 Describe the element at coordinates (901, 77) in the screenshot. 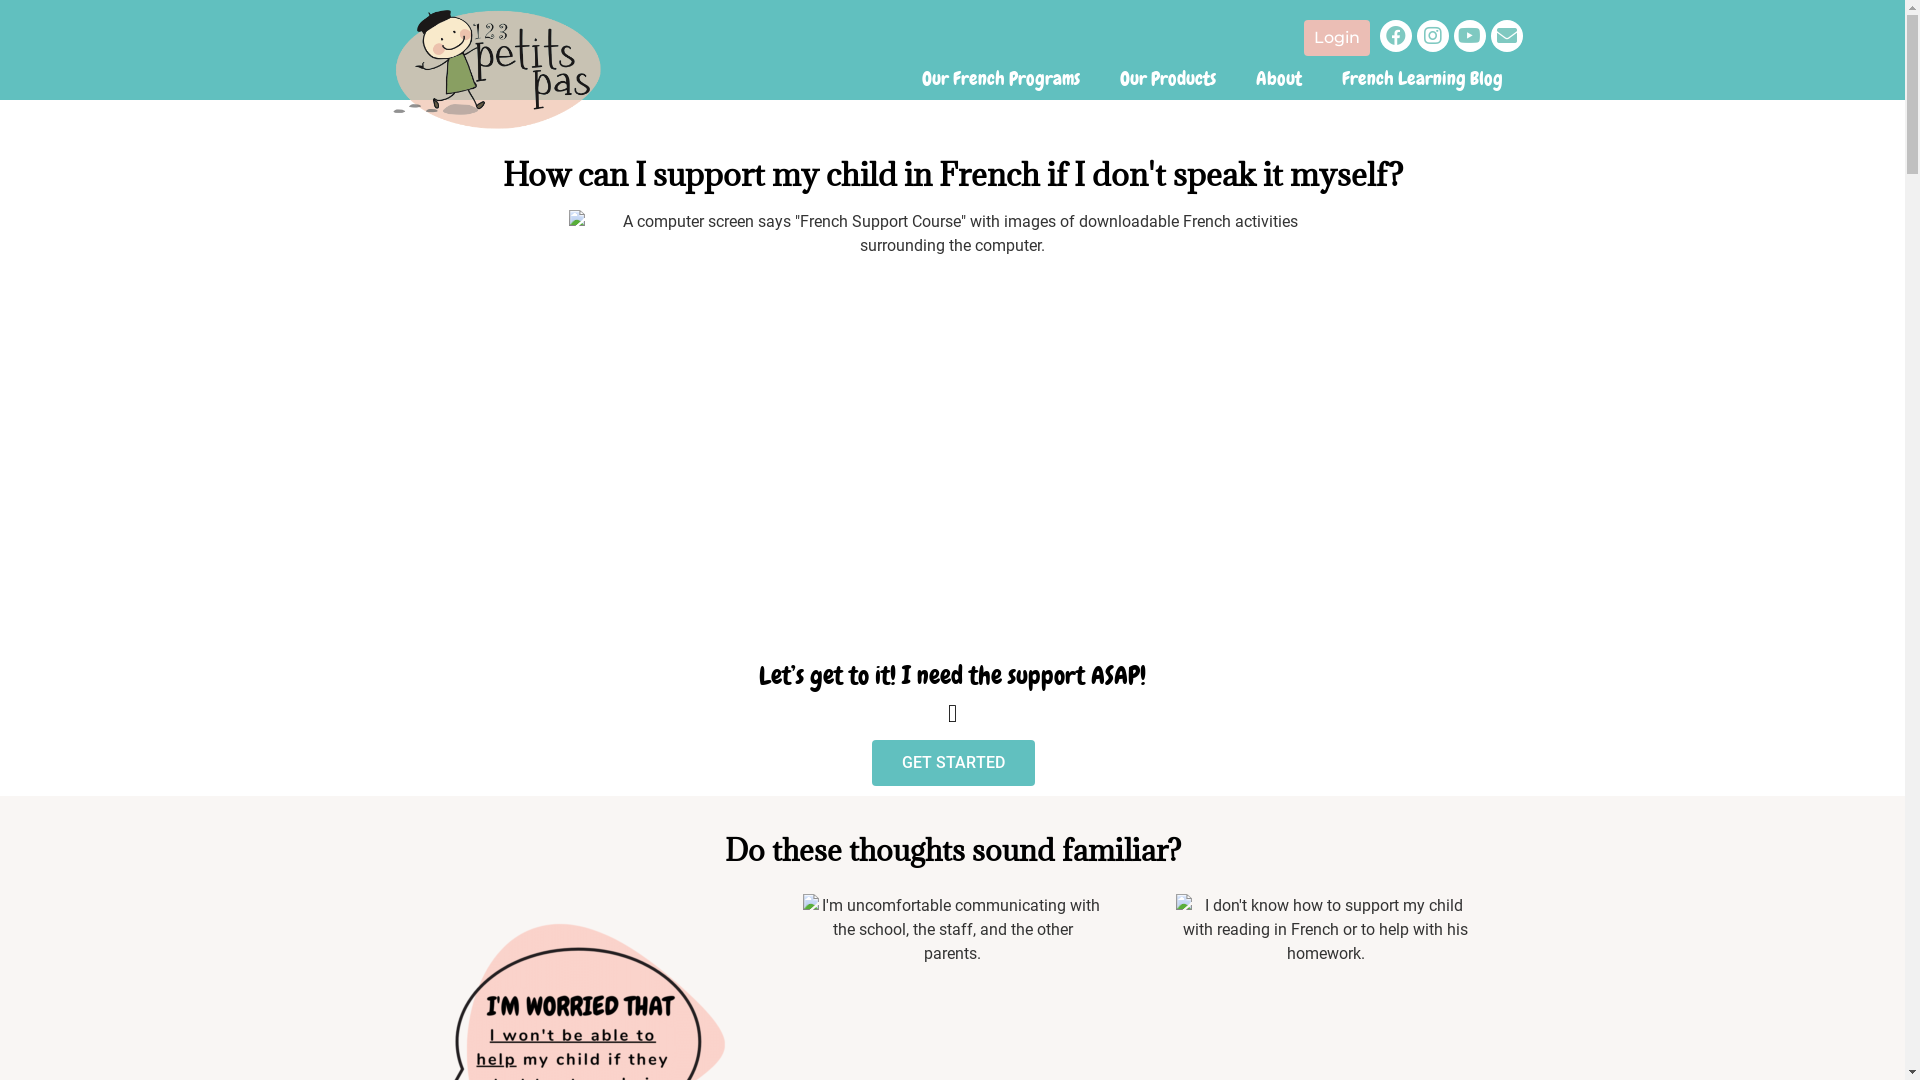

I see `'Our French Programs'` at that location.